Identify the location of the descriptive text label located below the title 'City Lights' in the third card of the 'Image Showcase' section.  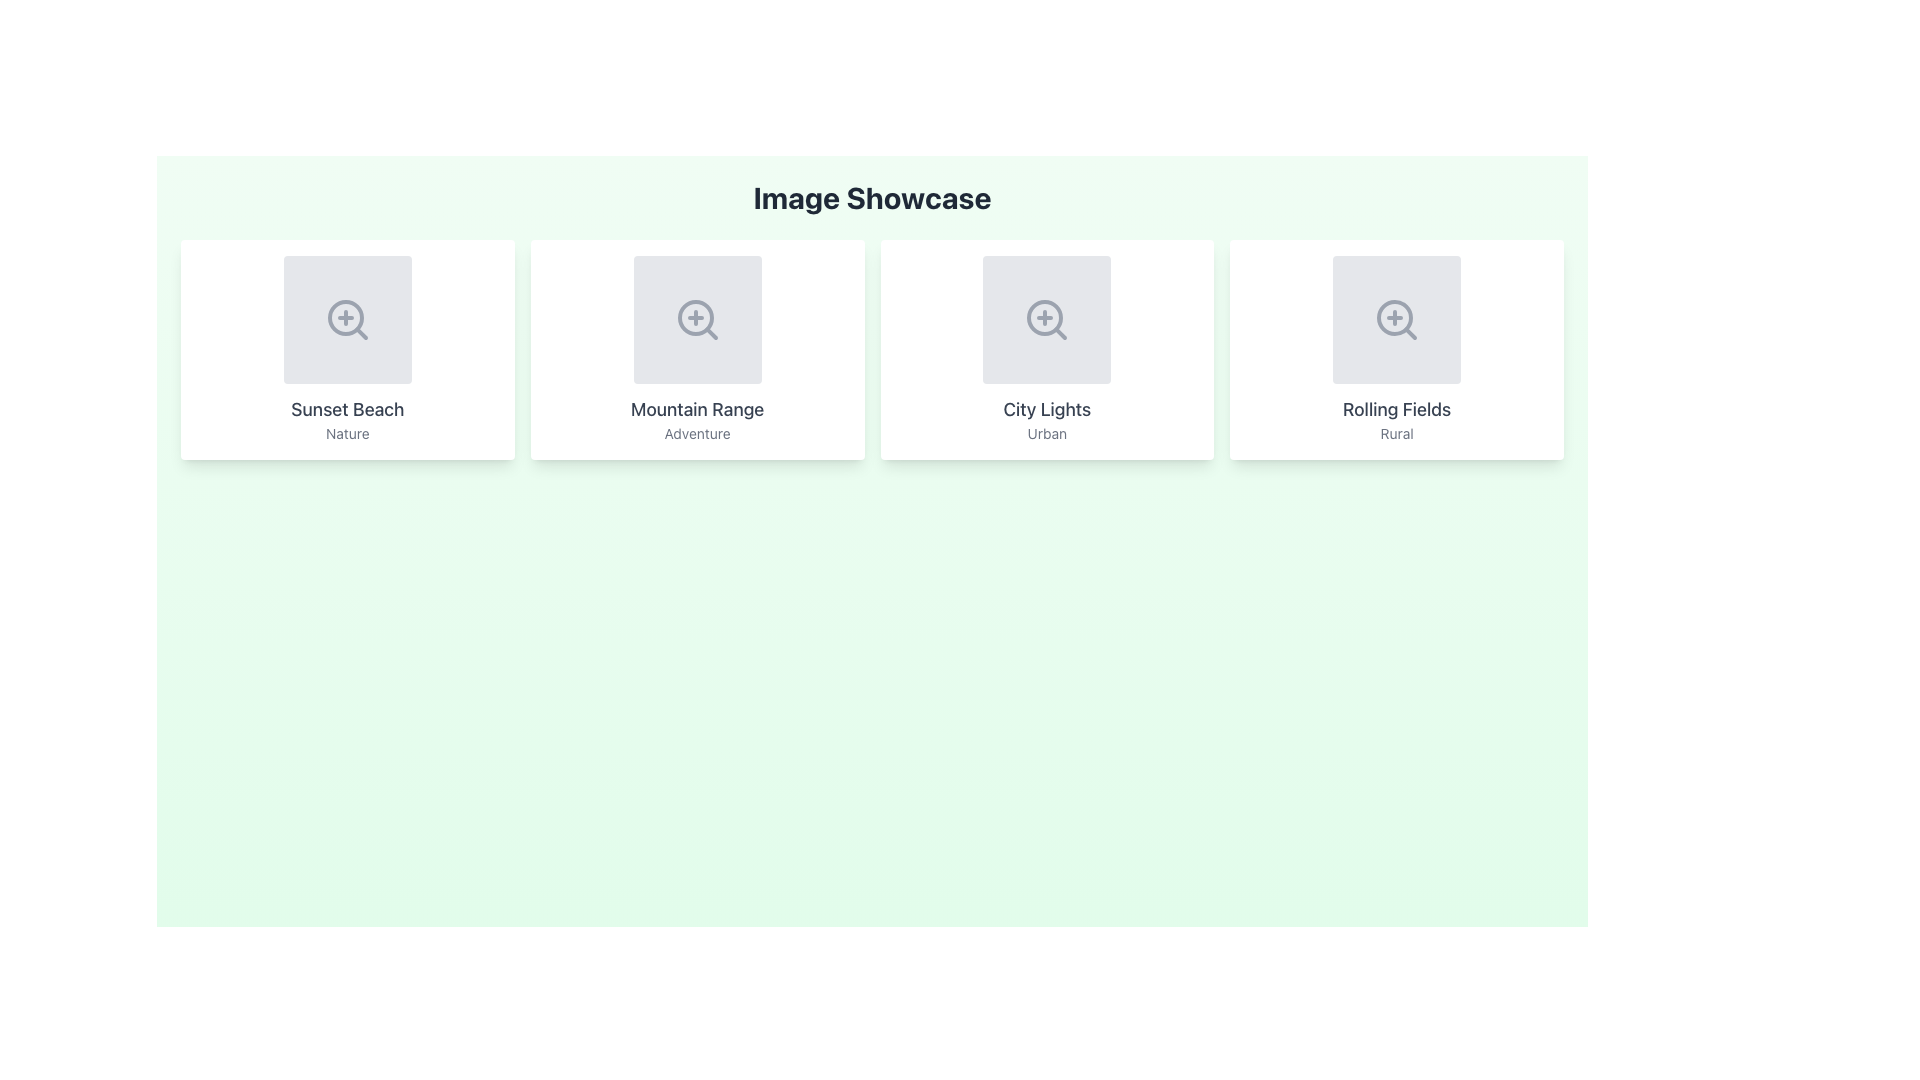
(1046, 433).